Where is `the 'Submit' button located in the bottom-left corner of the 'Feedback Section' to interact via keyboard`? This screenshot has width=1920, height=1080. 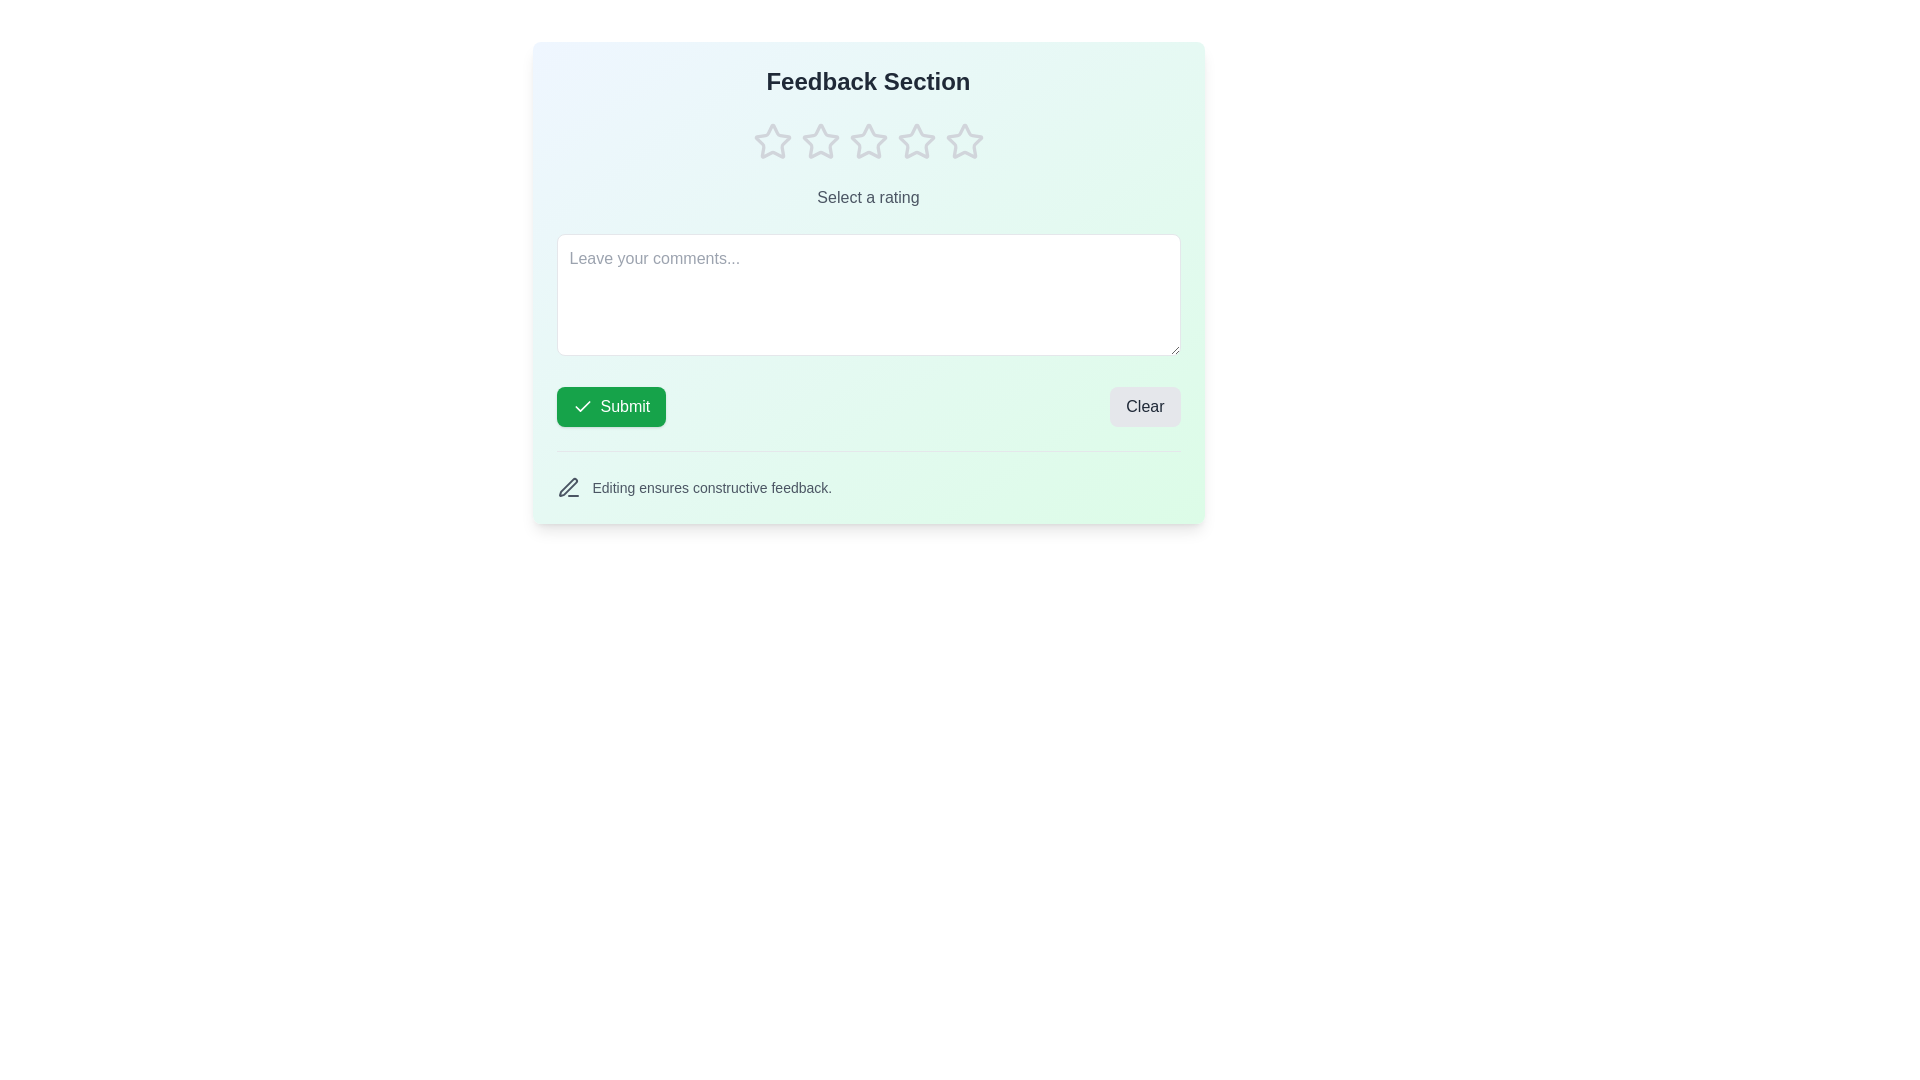
the 'Submit' button located in the bottom-left corner of the 'Feedback Section' to interact via keyboard is located at coordinates (610, 406).